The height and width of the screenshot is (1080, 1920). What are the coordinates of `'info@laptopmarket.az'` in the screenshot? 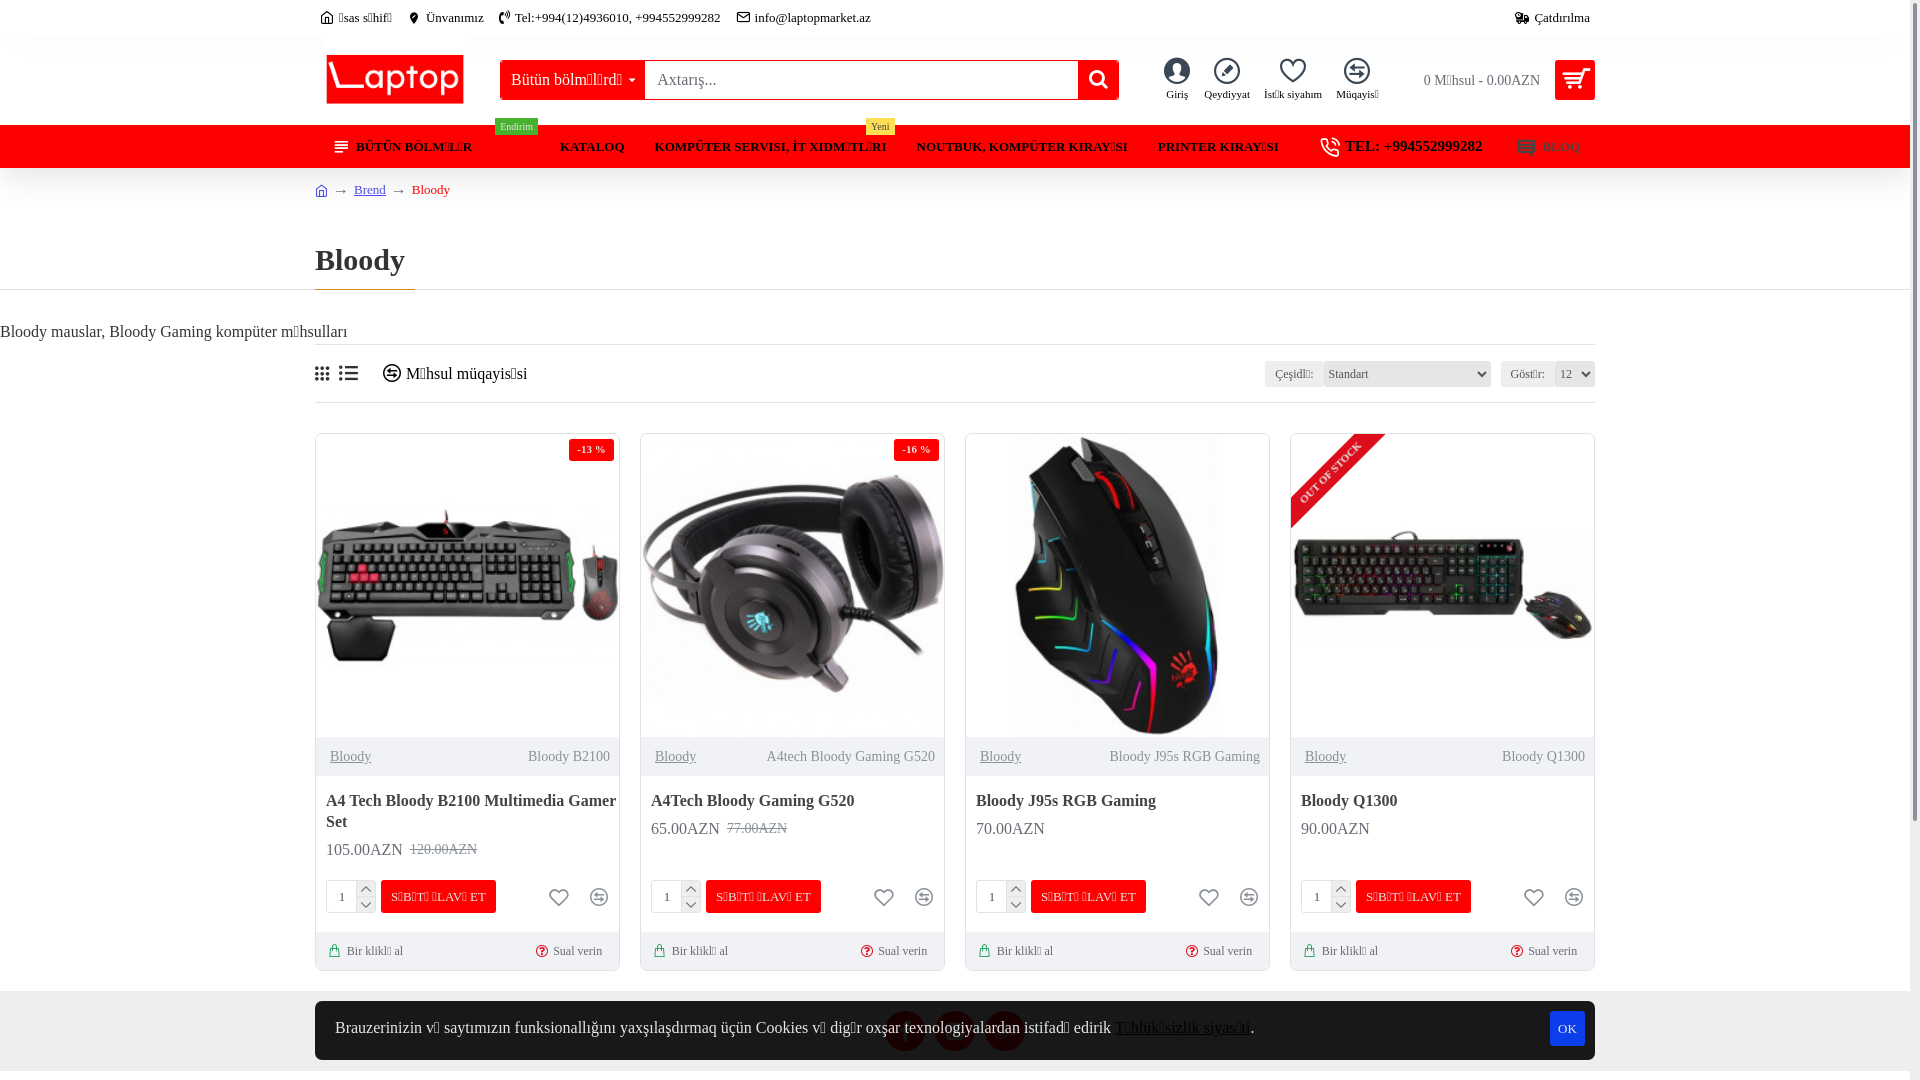 It's located at (803, 17).